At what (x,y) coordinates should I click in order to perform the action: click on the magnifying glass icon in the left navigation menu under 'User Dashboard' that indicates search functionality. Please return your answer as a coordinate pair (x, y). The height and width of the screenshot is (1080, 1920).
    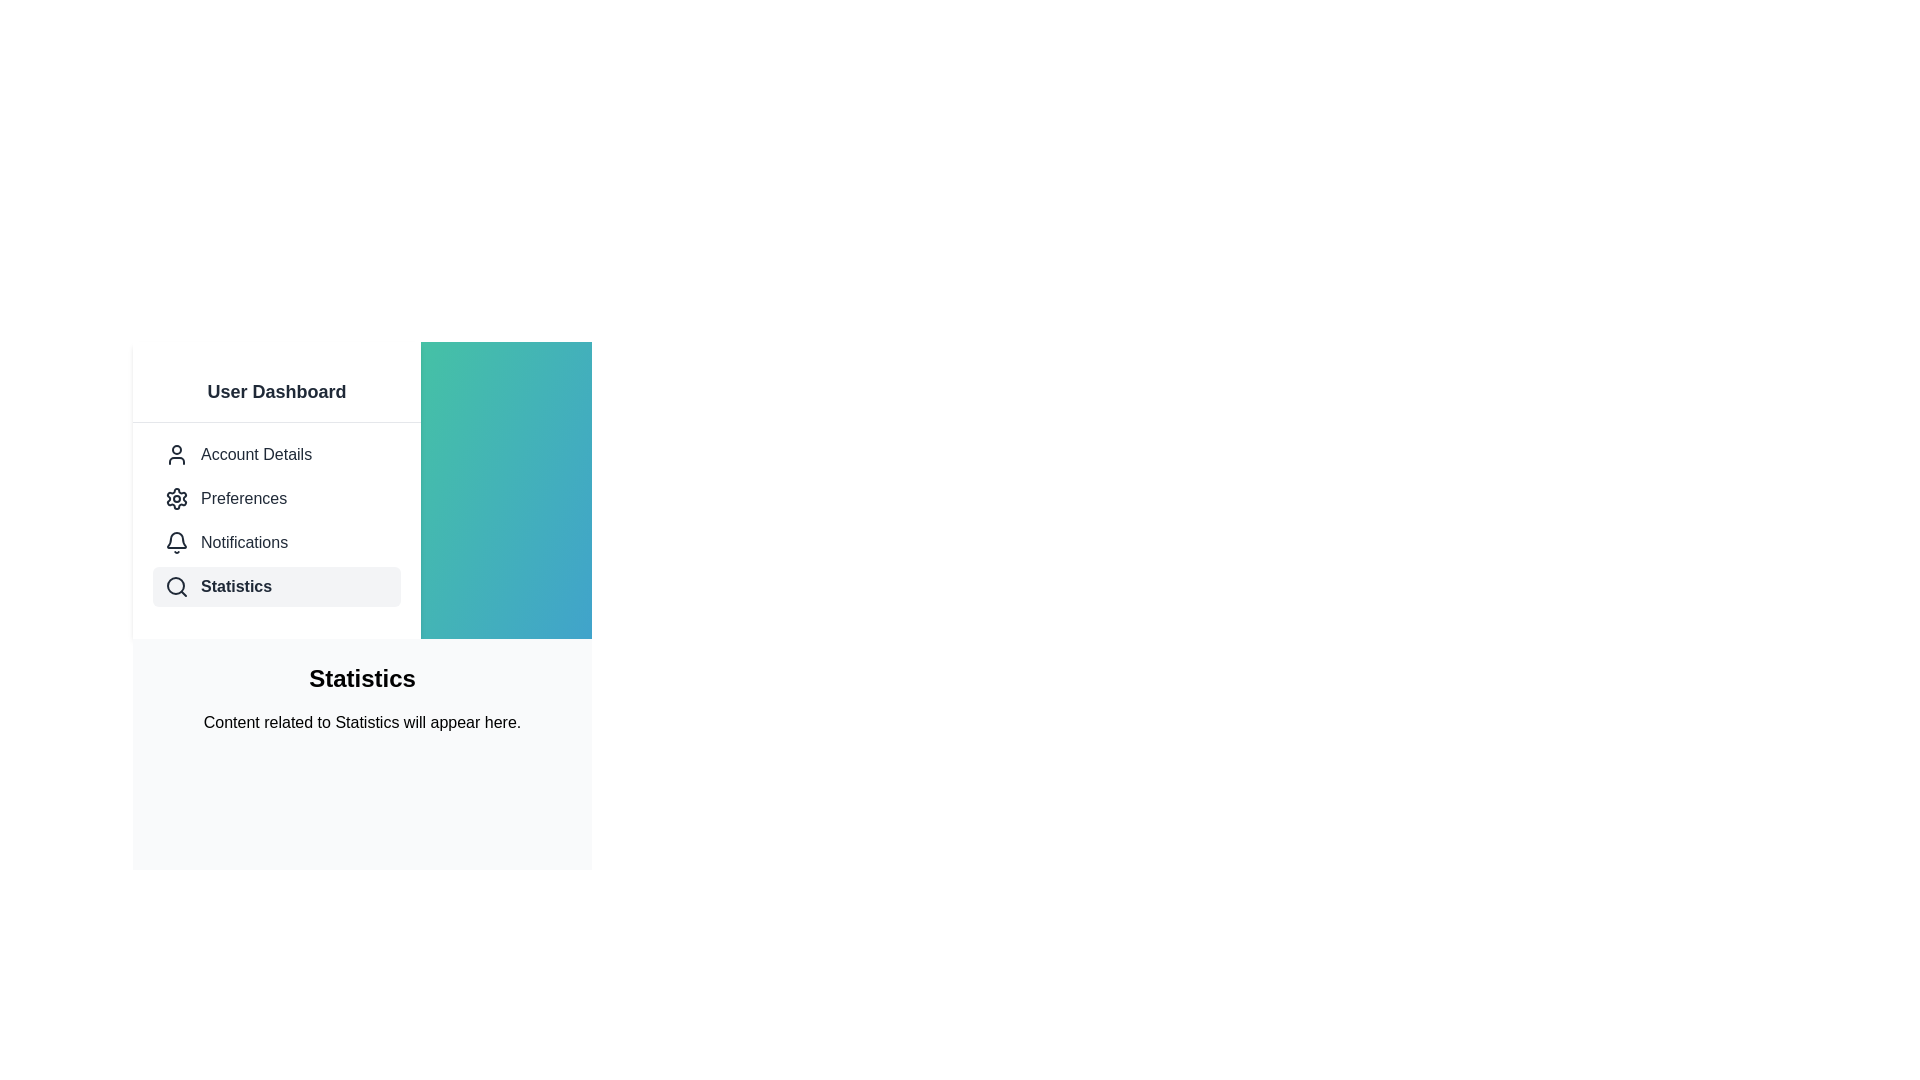
    Looking at the image, I should click on (177, 585).